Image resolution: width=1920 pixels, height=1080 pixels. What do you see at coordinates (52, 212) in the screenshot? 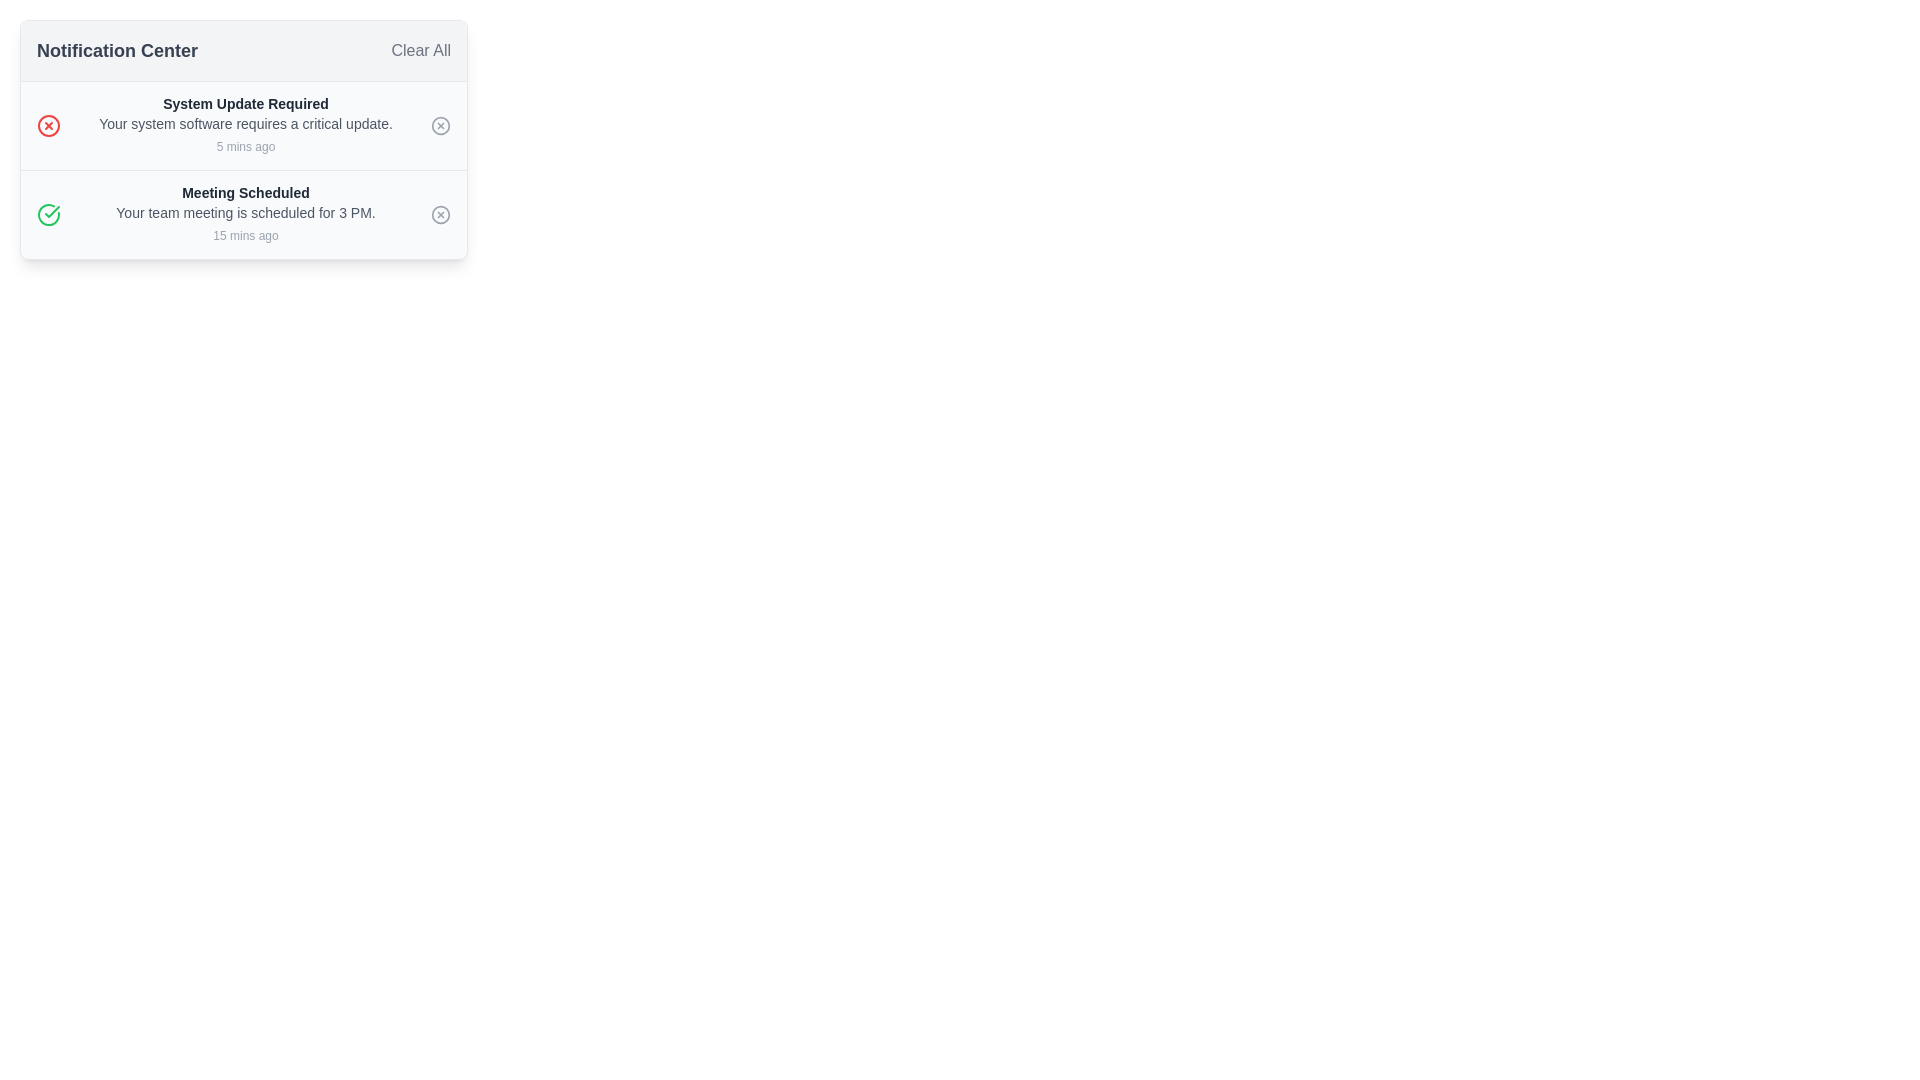
I see `the green checkmark icon within the Notification Center panel, located in the second row, to the left of the 'Meeting Scheduled' text` at bounding box center [52, 212].